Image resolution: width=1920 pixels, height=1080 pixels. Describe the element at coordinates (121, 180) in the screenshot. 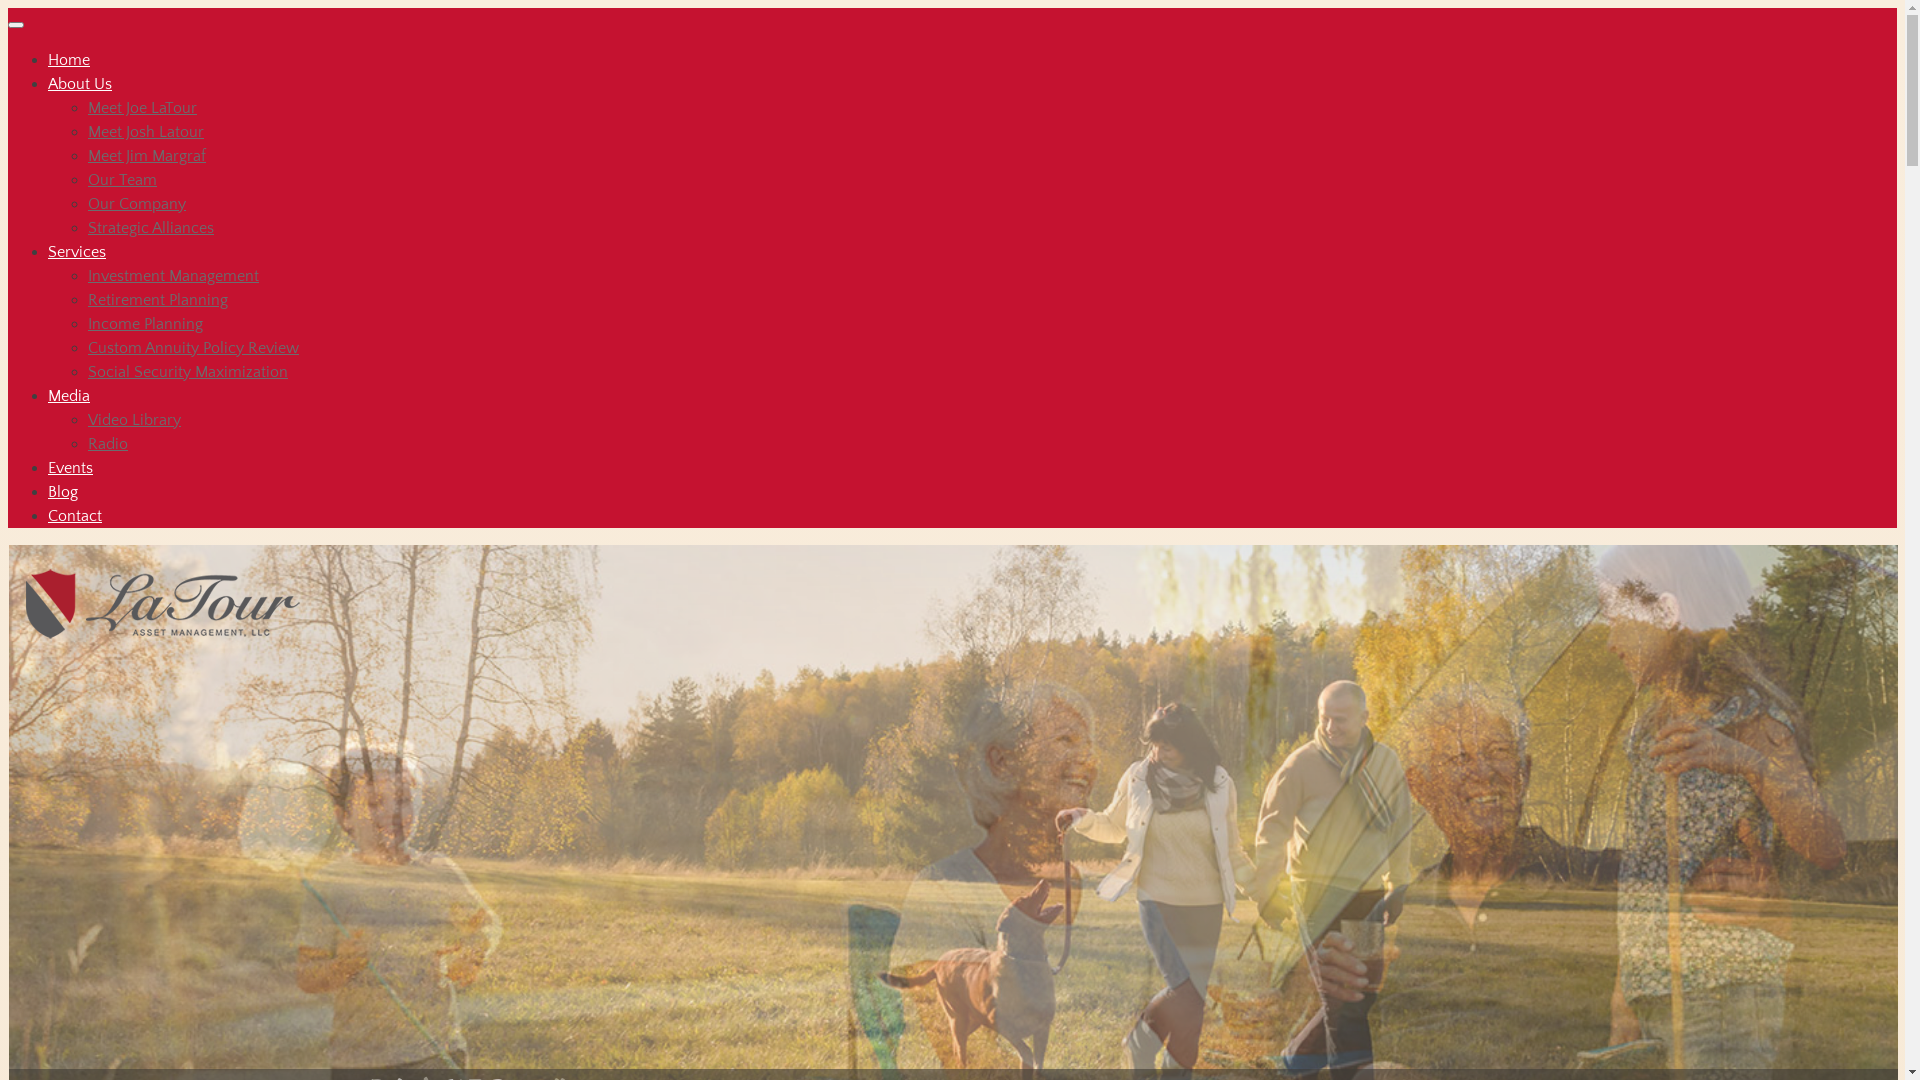

I see `'Our Team'` at that location.